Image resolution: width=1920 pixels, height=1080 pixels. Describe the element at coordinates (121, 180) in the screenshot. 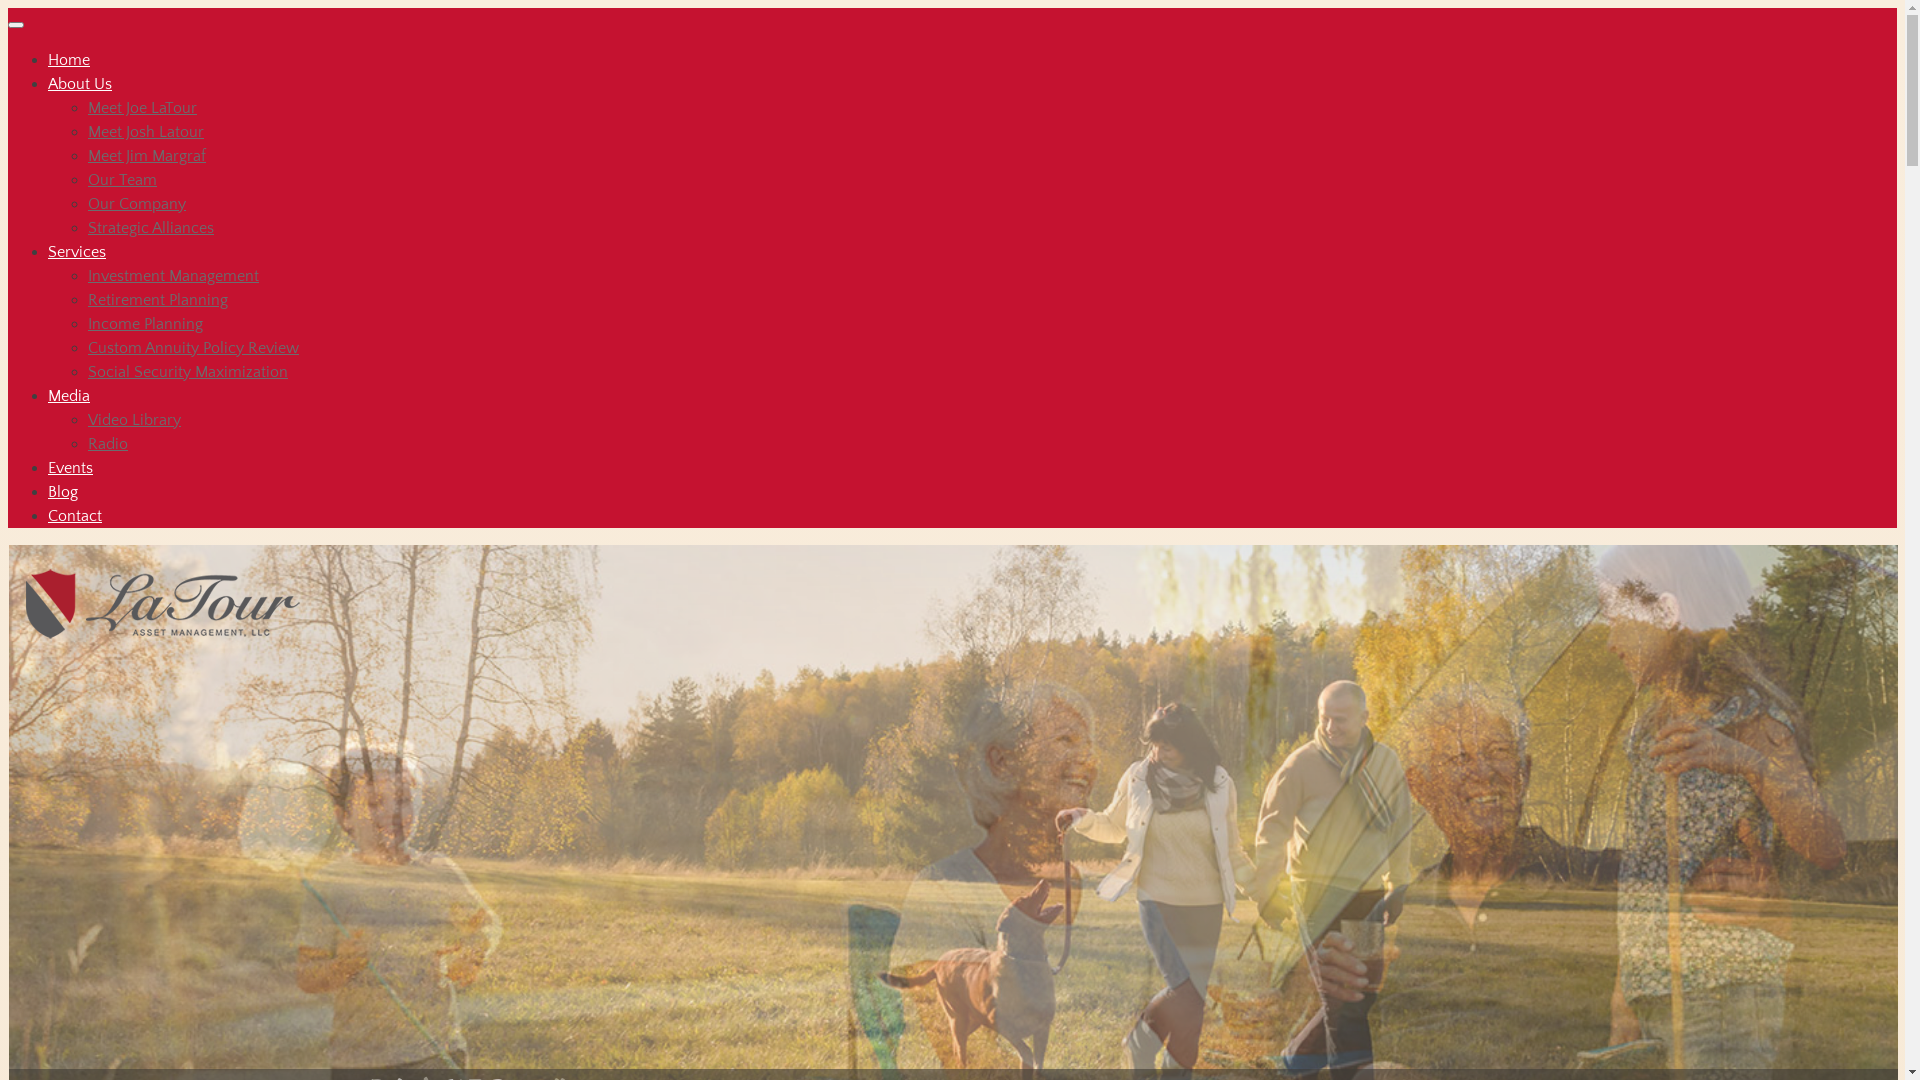

I see `'Our Team'` at that location.